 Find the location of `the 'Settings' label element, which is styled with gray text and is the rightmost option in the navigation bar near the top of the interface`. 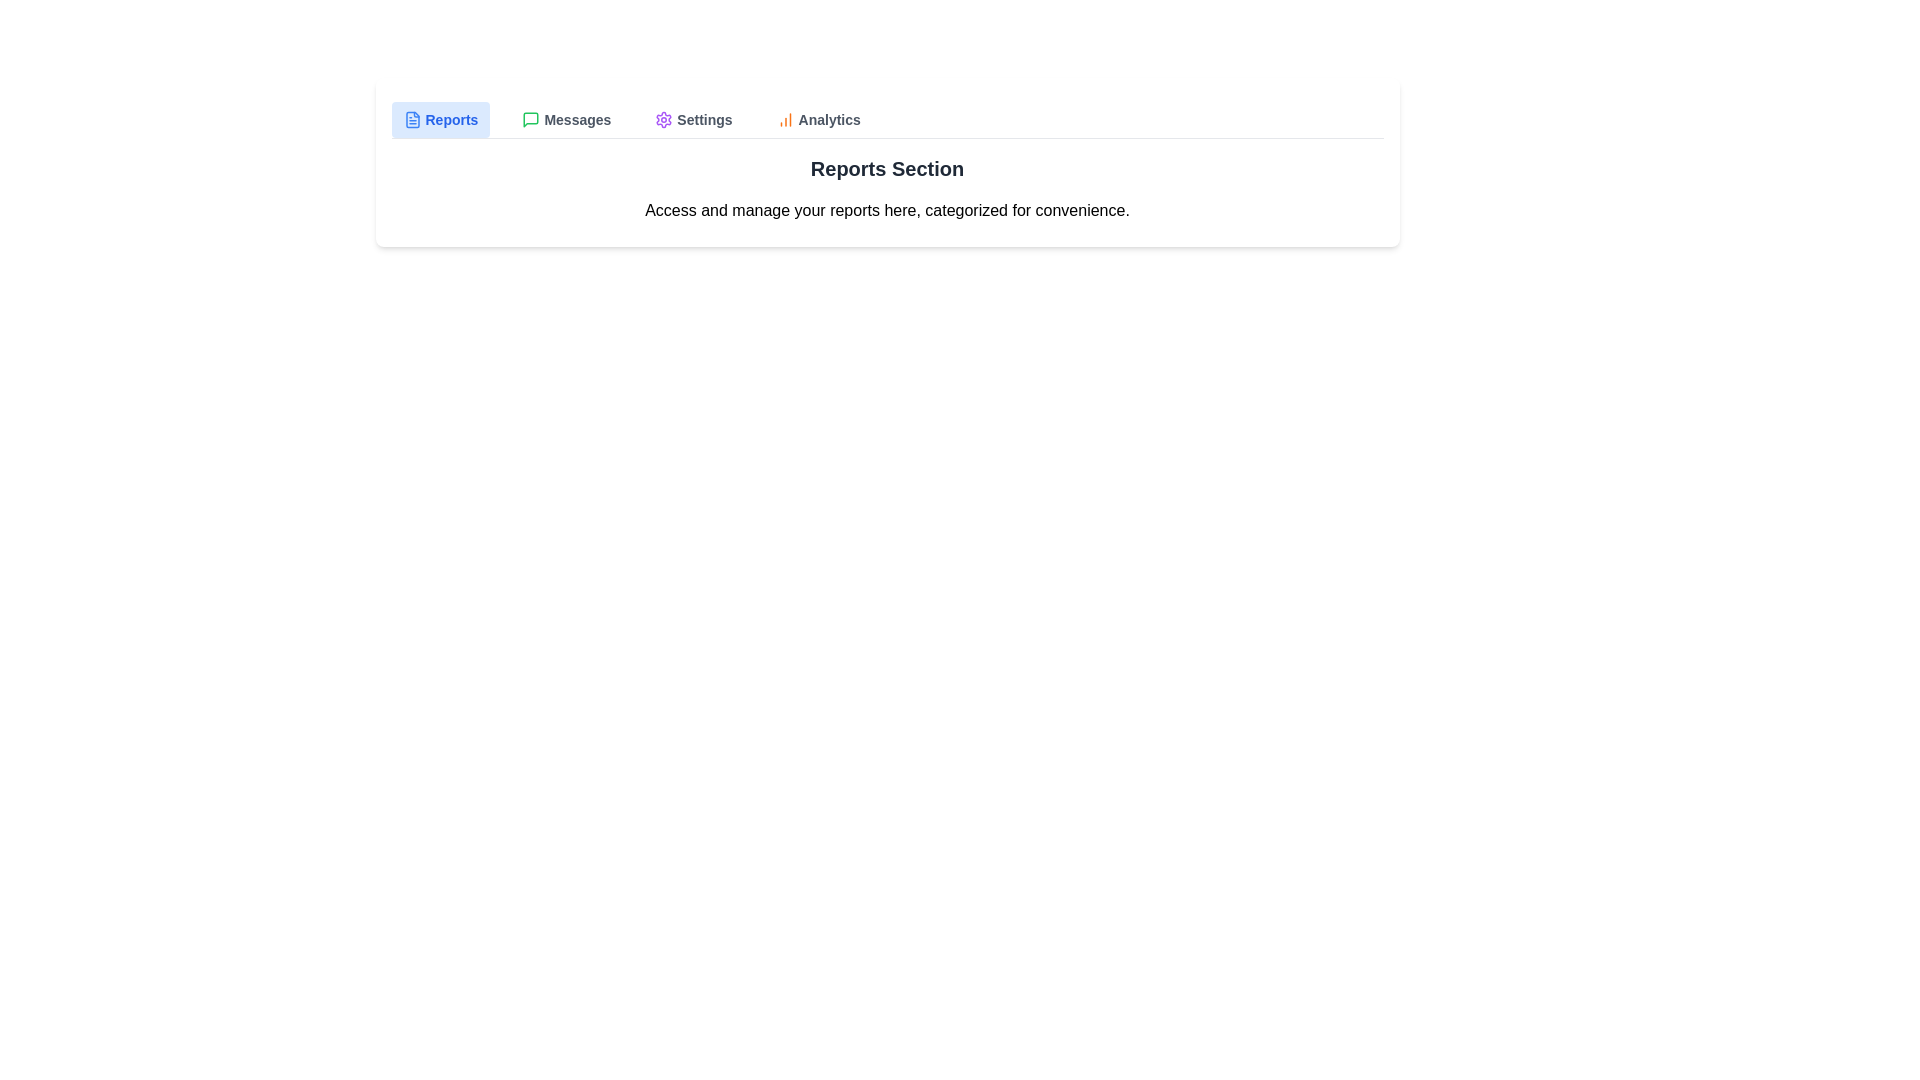

the 'Settings' label element, which is styled with gray text and is the rightmost option in the navigation bar near the top of the interface is located at coordinates (705, 119).